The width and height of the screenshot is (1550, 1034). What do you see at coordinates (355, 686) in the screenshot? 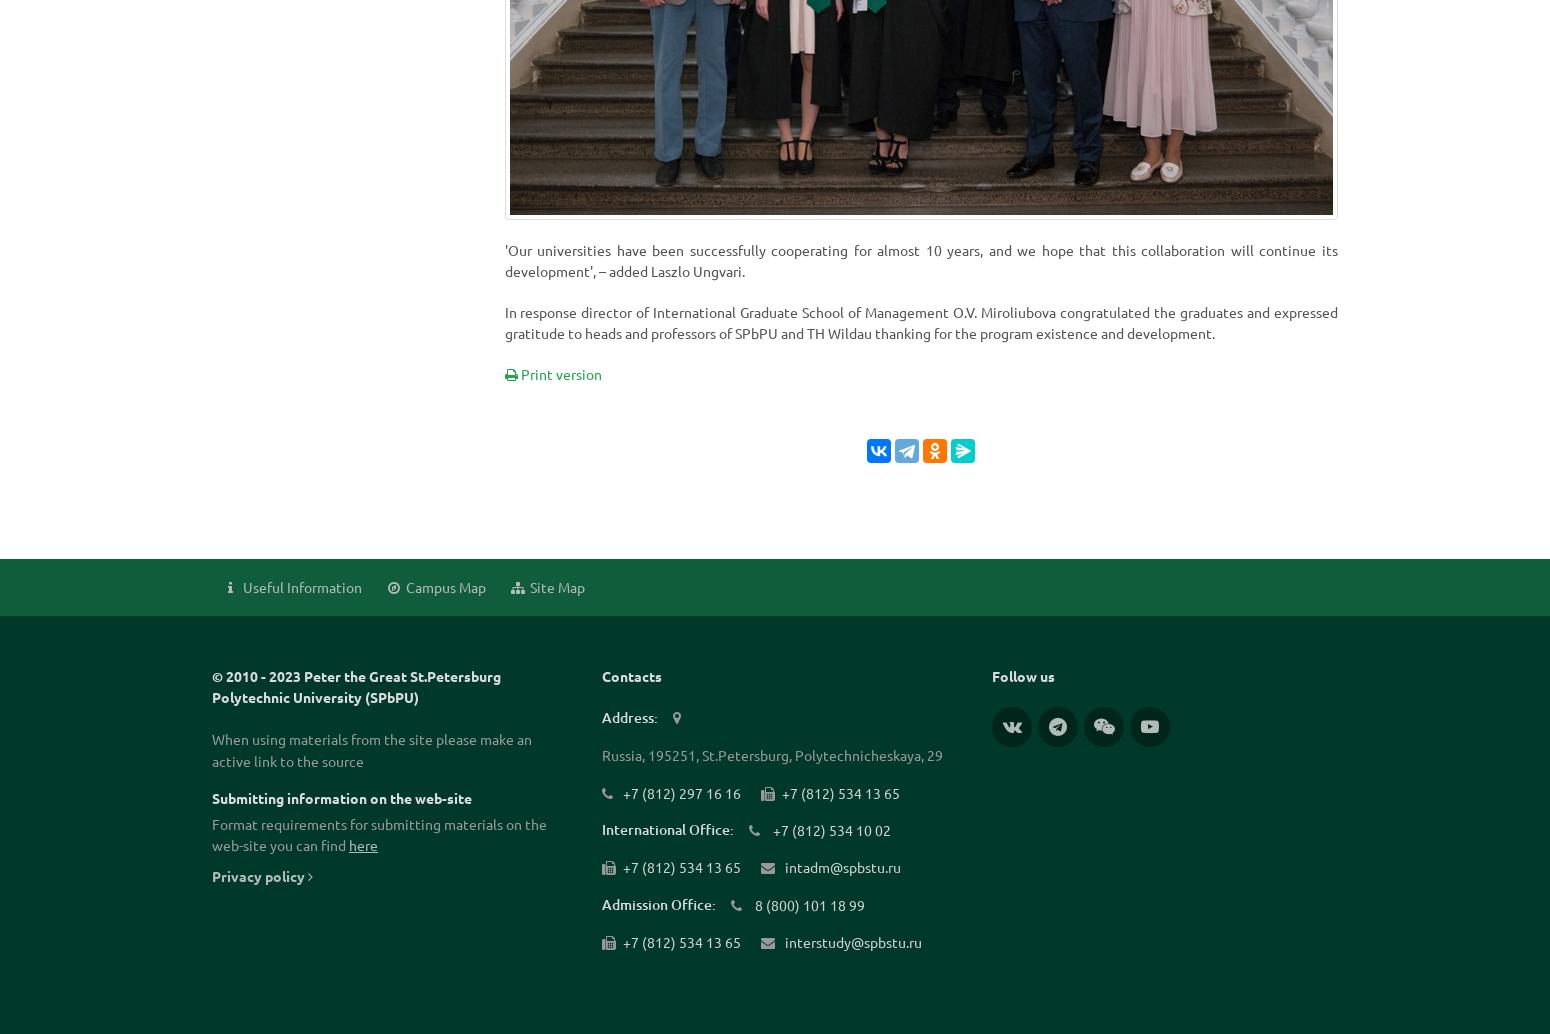
I see `'© 2010 - 2023 Peter the Great St.Petersburg Polytechnic University (SPbPU)'` at bounding box center [355, 686].